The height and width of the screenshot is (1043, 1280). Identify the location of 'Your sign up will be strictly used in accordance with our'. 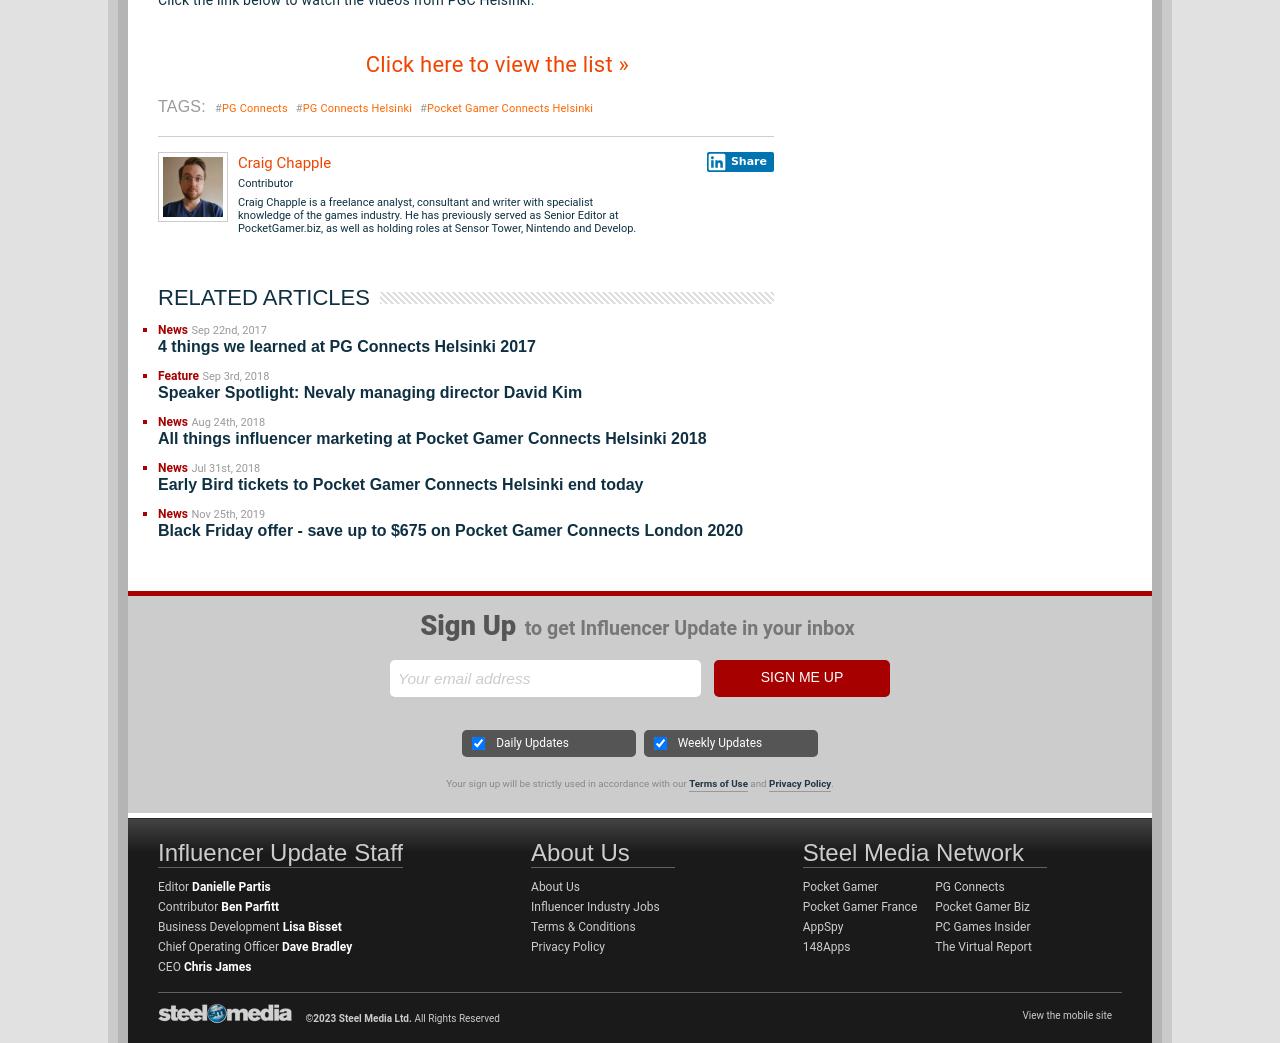
(566, 782).